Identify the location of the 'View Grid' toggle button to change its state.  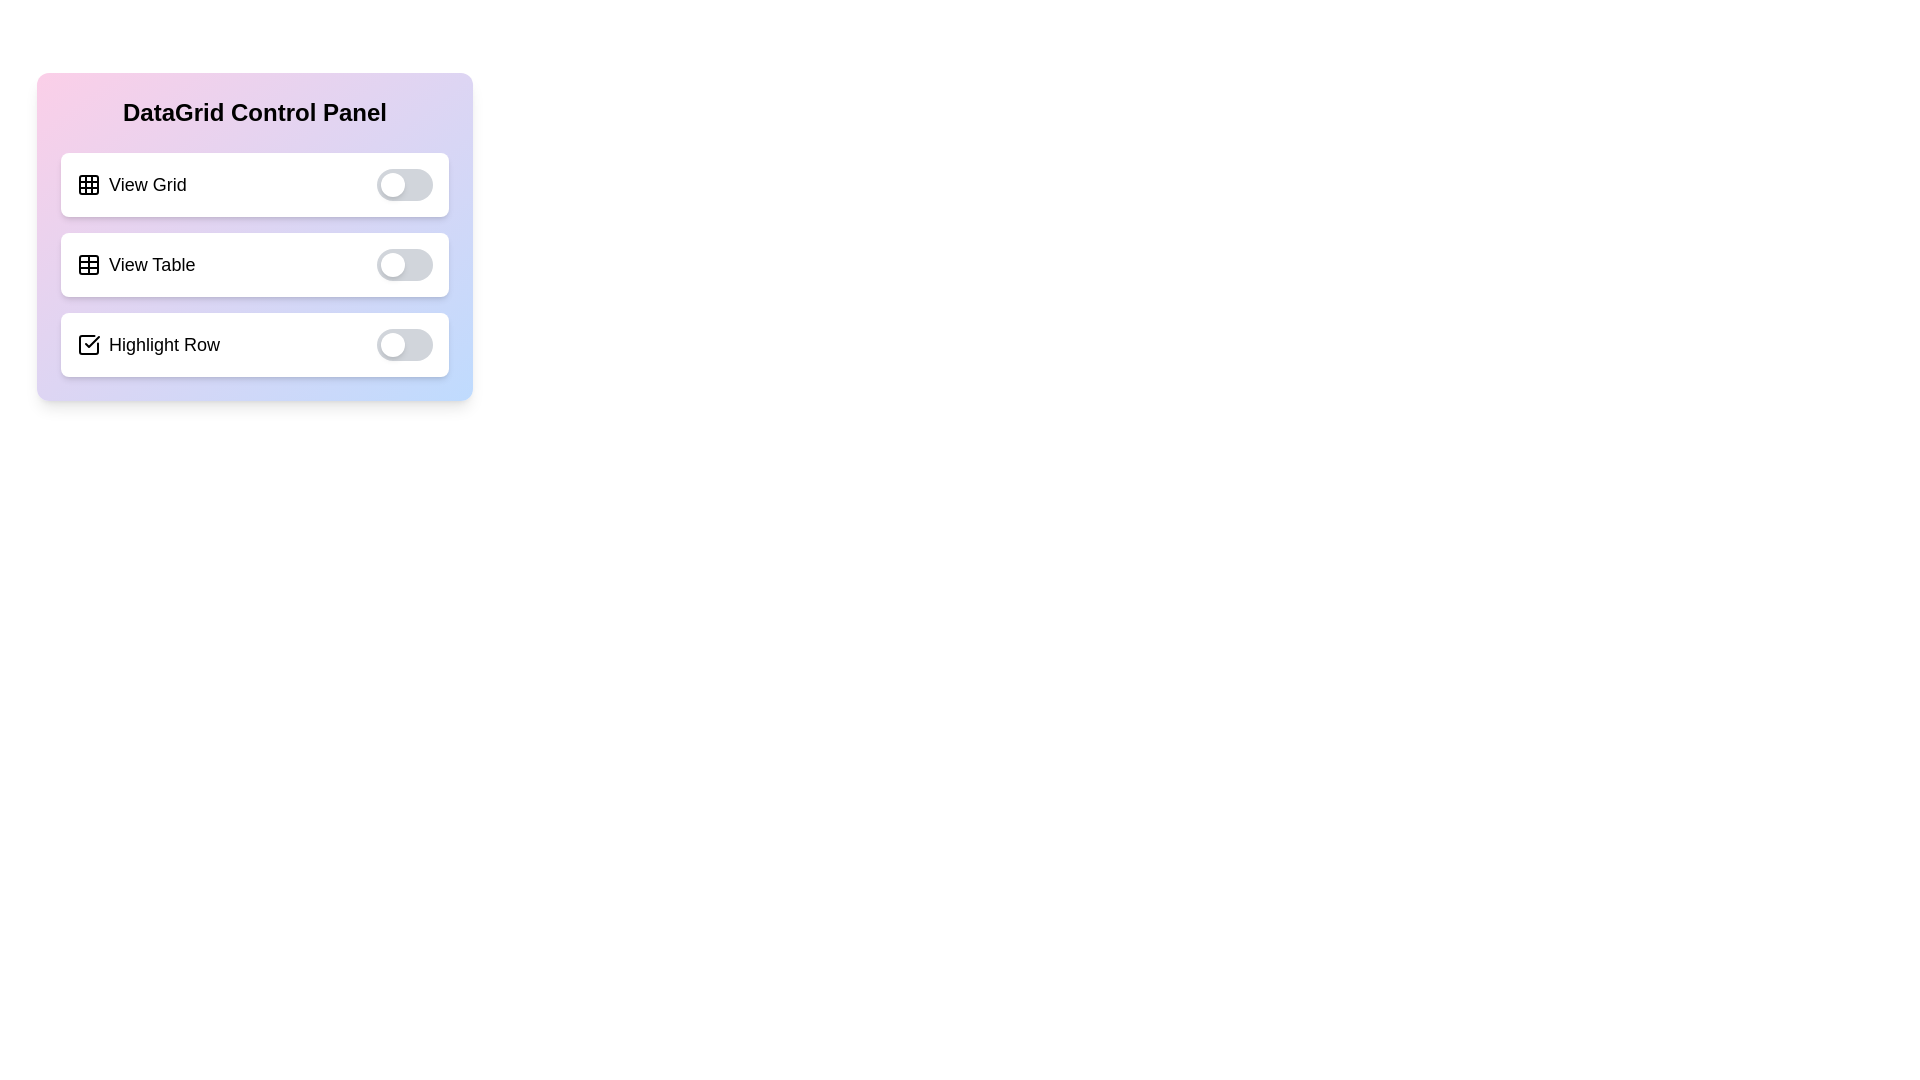
(403, 185).